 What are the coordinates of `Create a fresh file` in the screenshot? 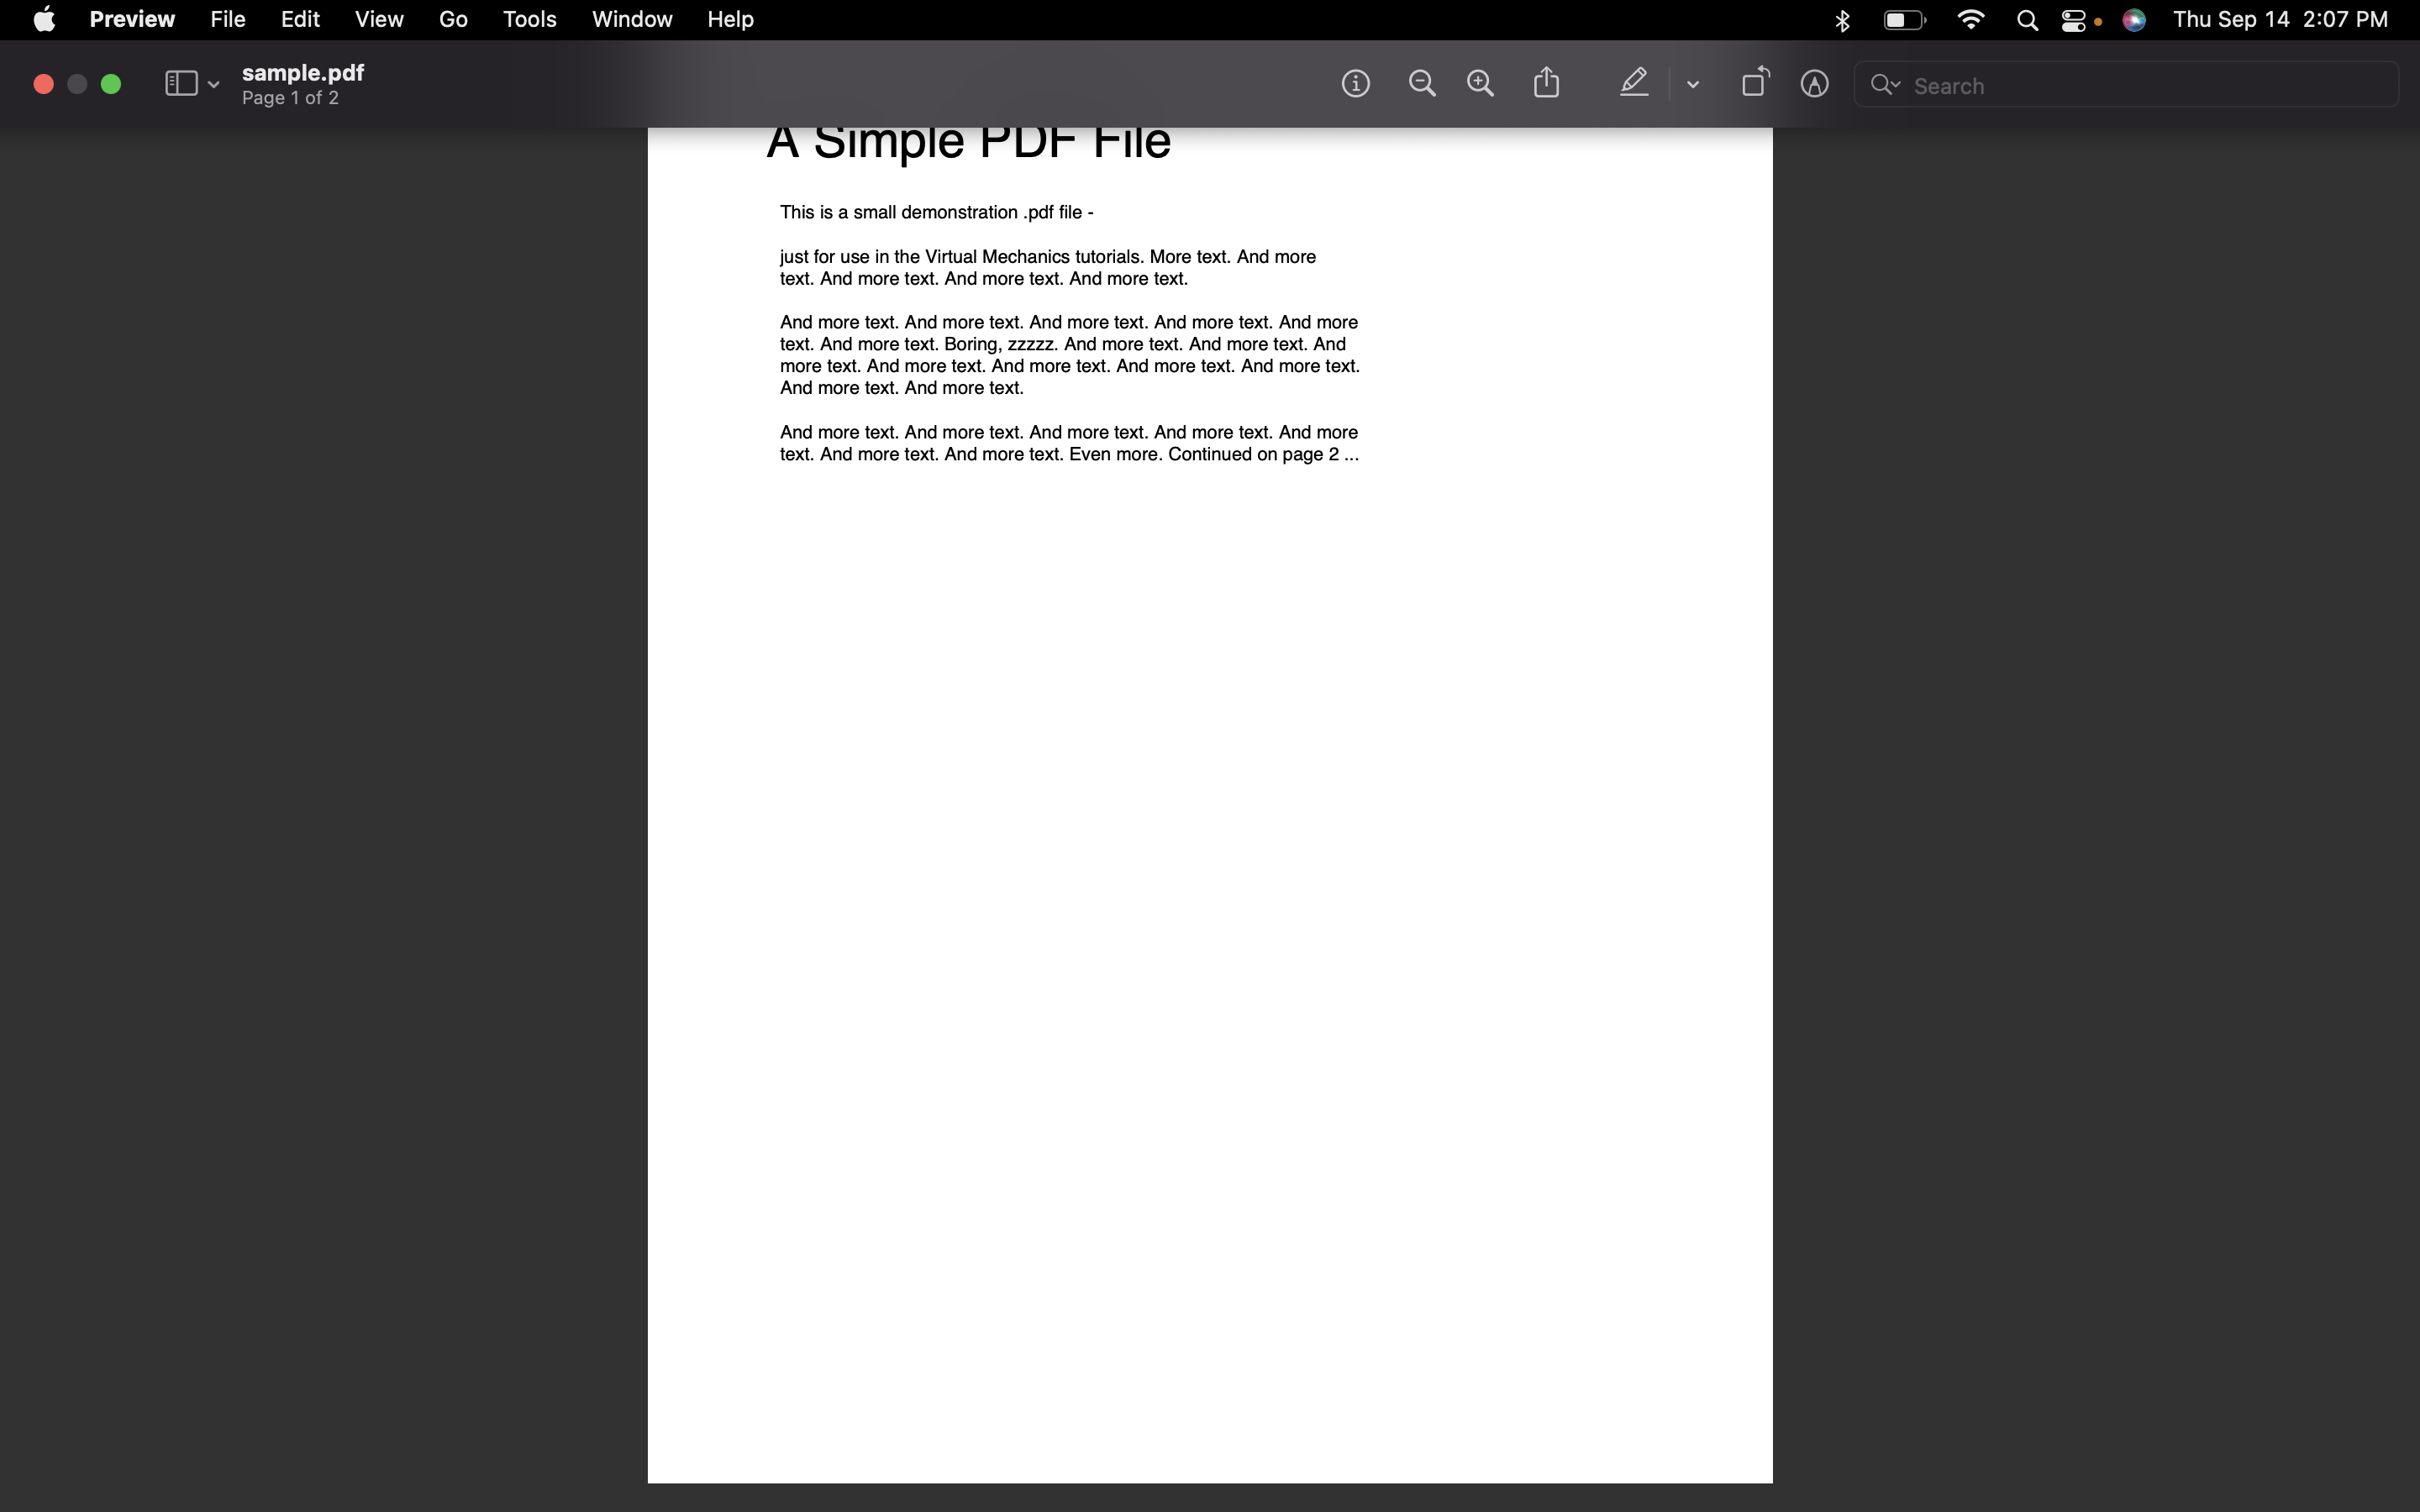 It's located at (230, 18).